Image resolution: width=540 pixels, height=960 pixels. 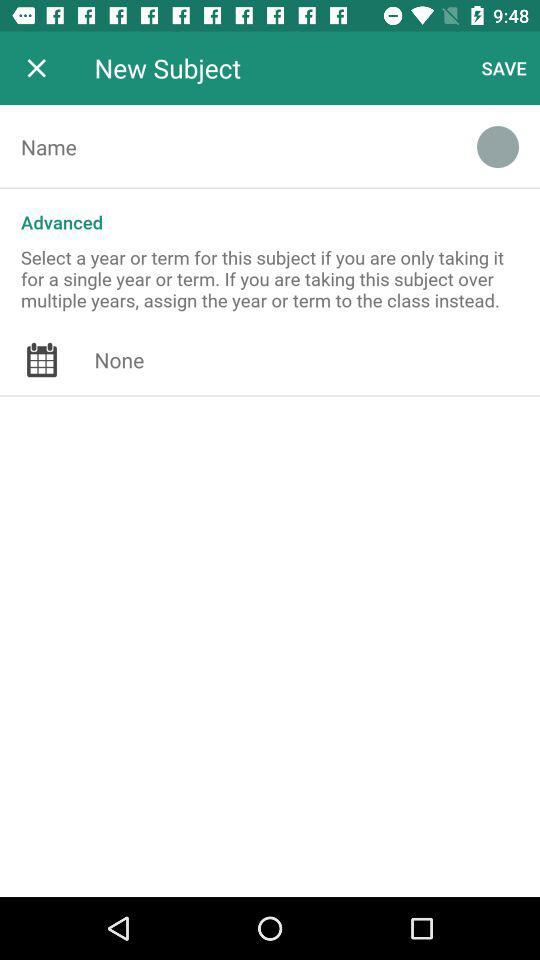 What do you see at coordinates (36, 68) in the screenshot?
I see `app to the left of the new subject item` at bounding box center [36, 68].